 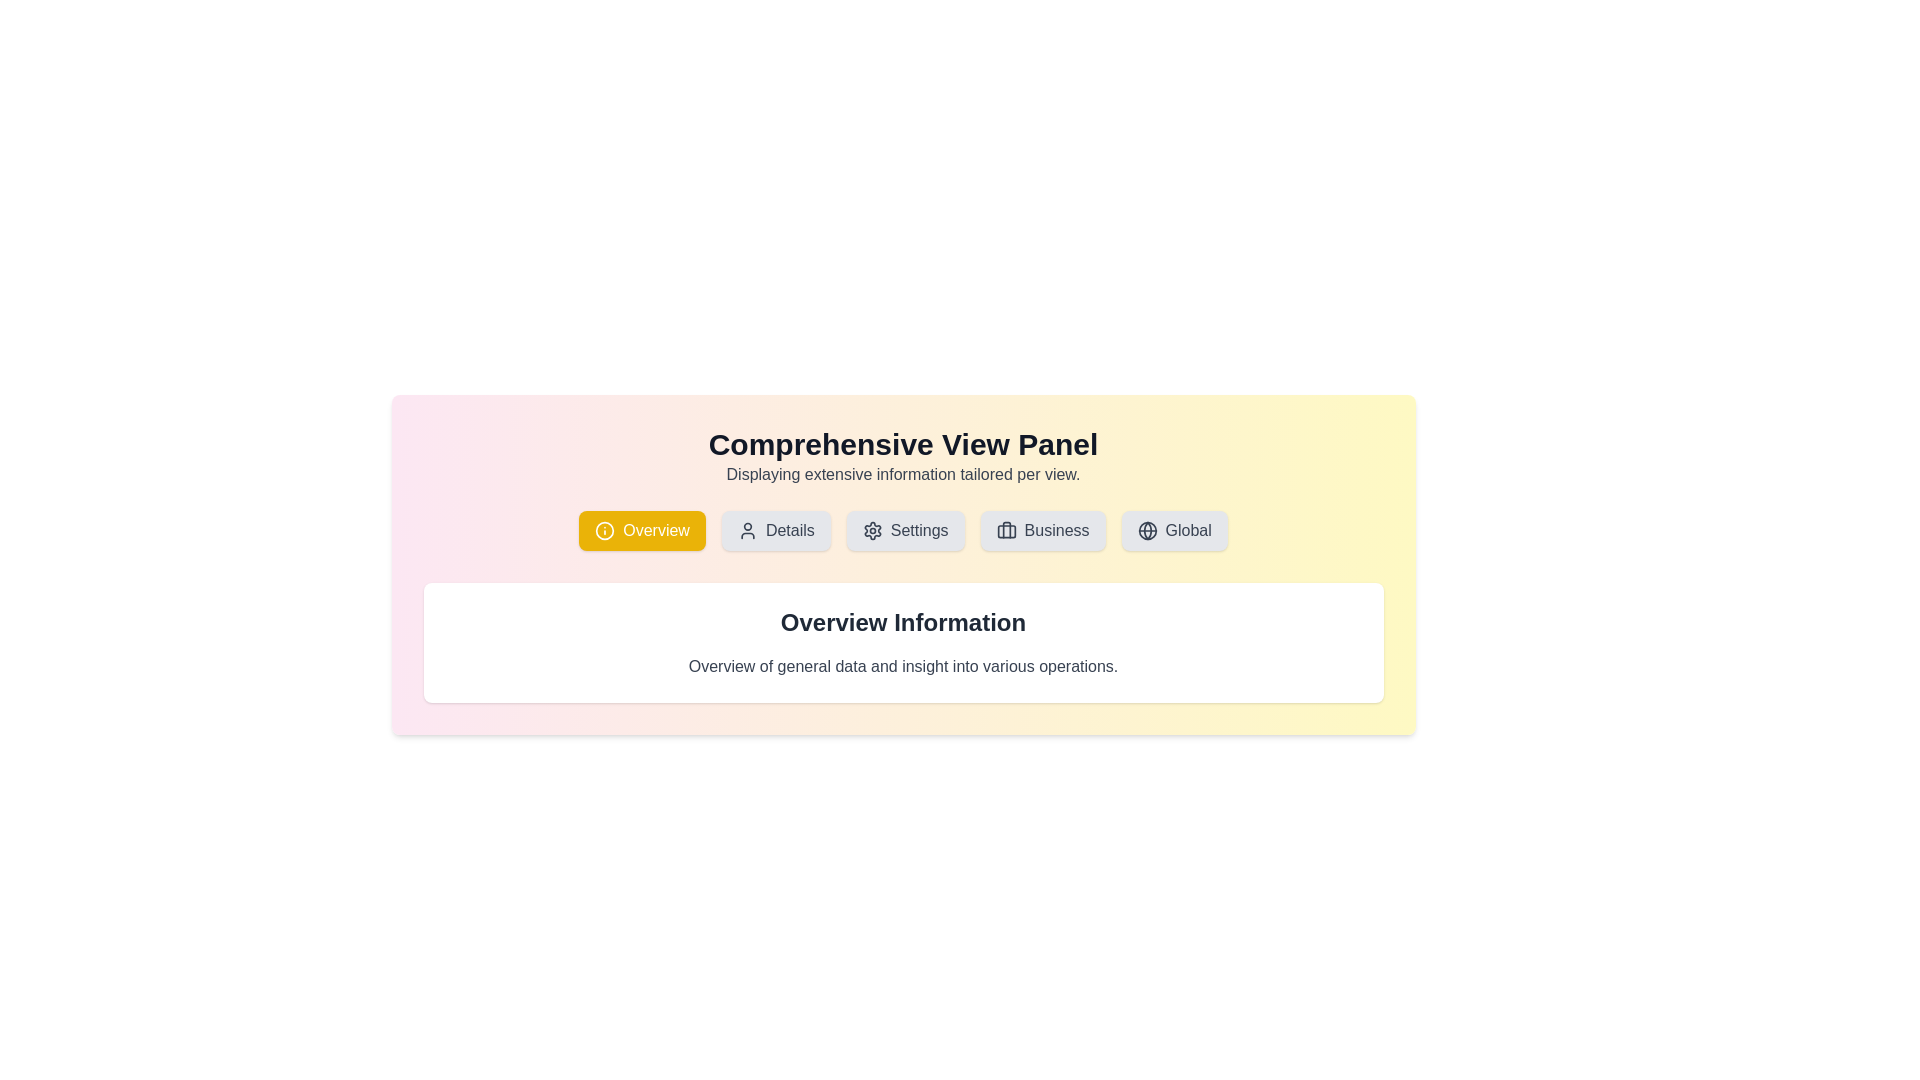 I want to click on the 'Details' button icon located in the navigation bar at the top, which represents user-related or profile-specific details, so click(x=746, y=530).